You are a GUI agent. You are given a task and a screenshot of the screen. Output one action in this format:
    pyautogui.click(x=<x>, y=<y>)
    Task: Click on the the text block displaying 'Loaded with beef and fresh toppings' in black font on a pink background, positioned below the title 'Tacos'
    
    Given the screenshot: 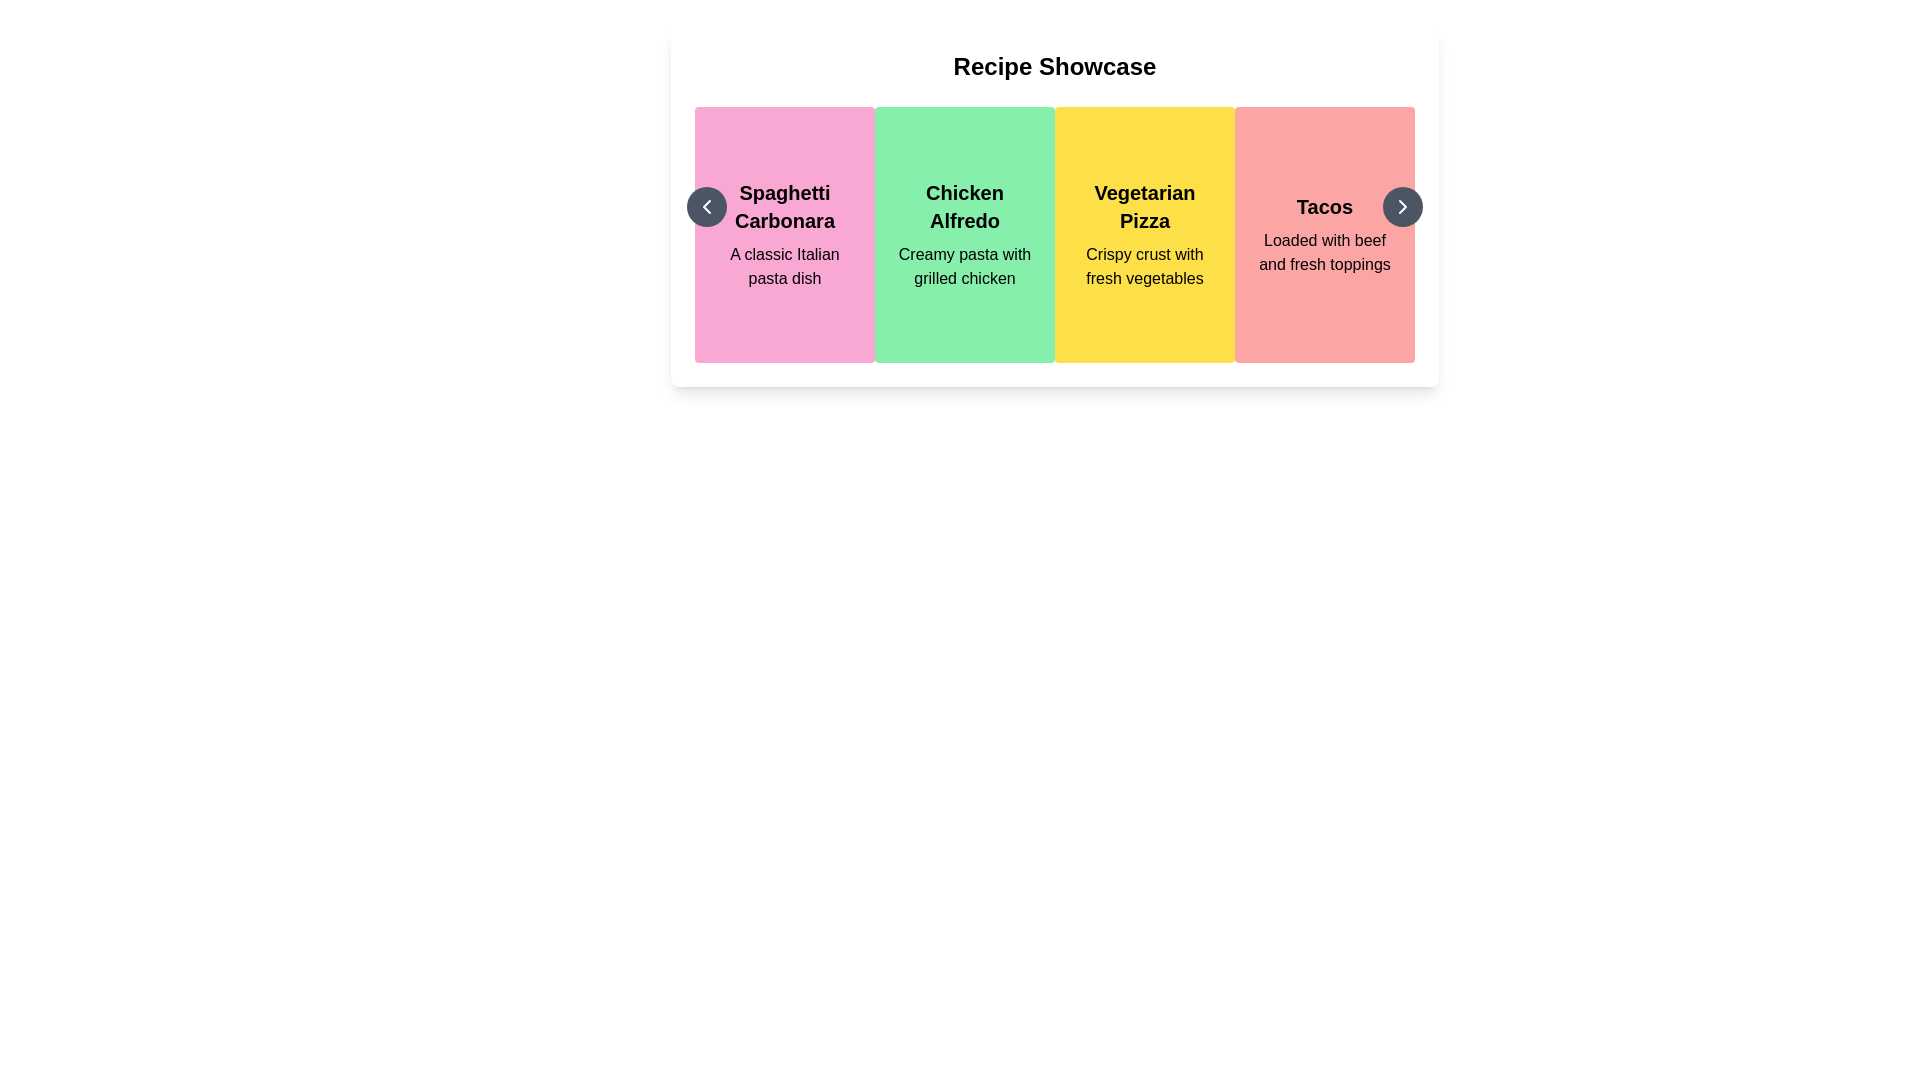 What is the action you would take?
    pyautogui.click(x=1324, y=252)
    